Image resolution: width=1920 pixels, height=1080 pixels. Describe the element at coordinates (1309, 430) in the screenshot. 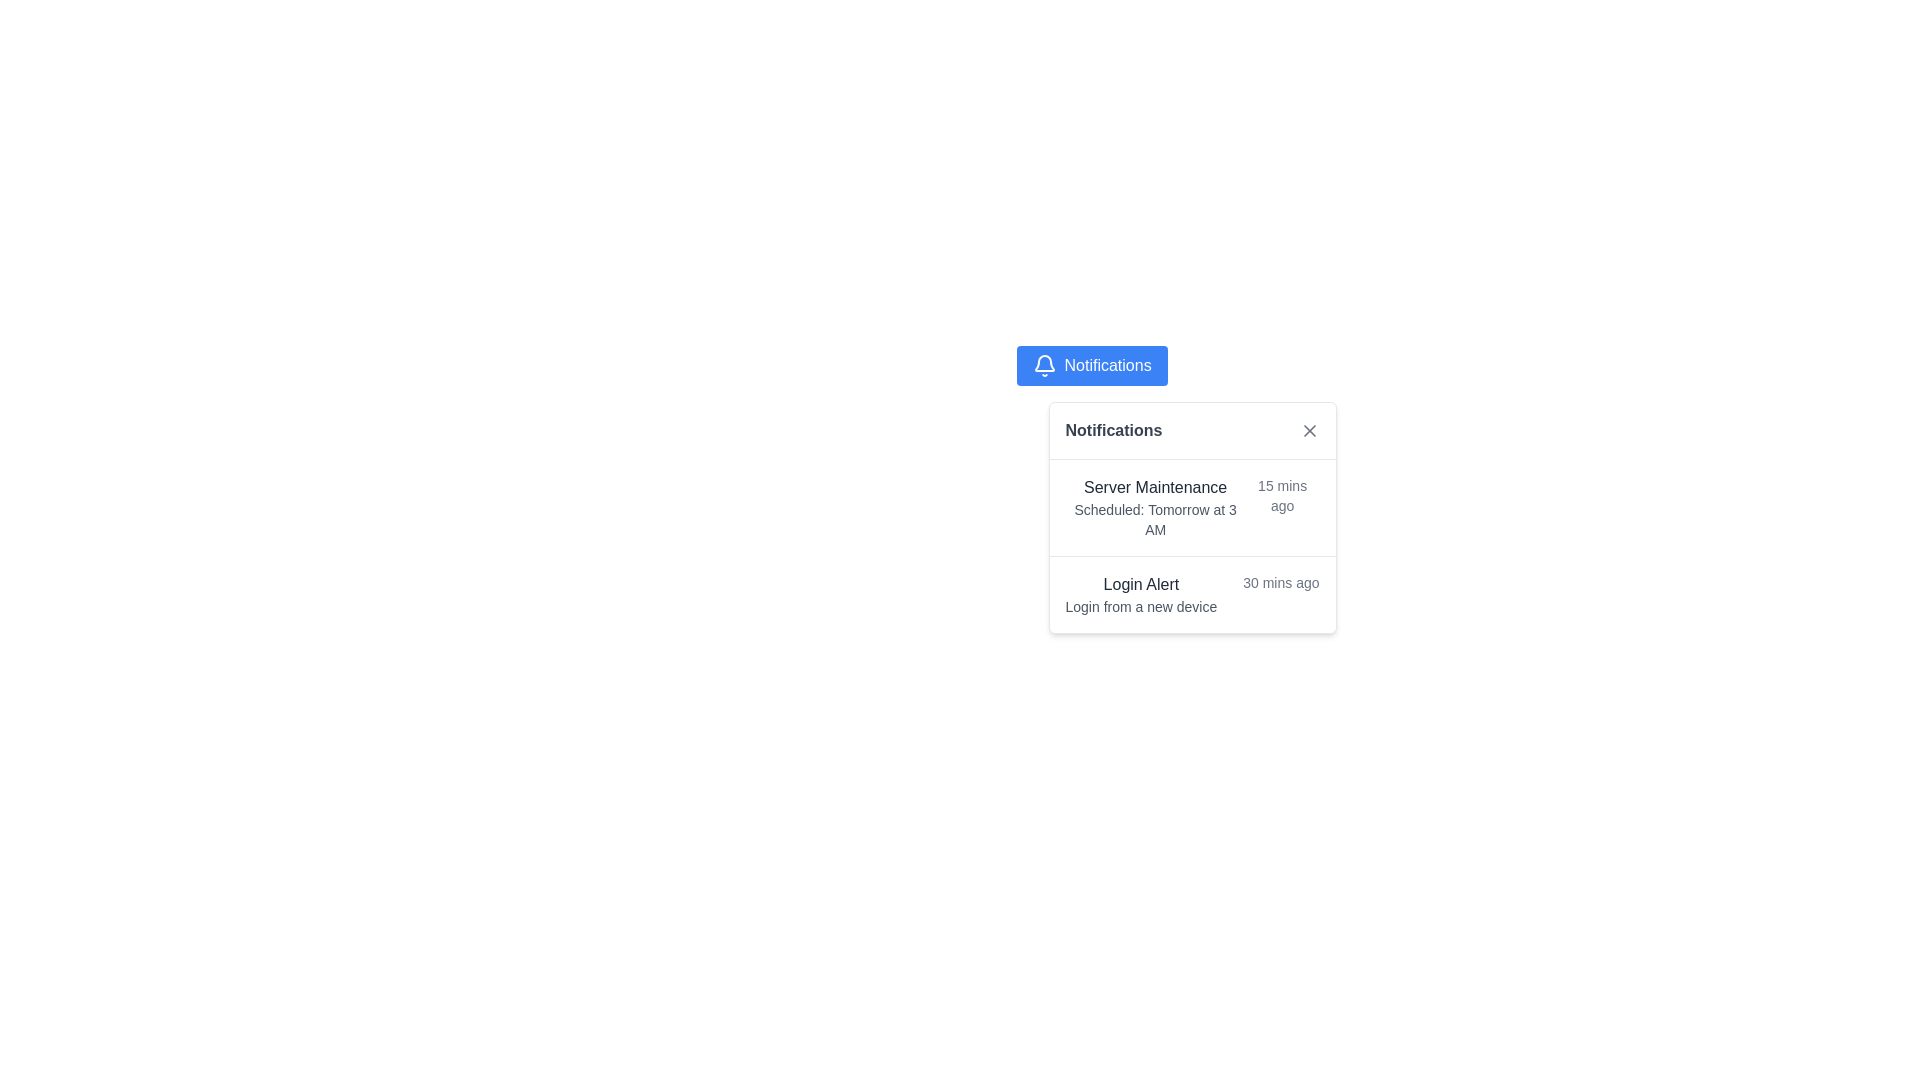

I see `the 'X' icon button located in the top-right corner of the notifications popup` at that location.